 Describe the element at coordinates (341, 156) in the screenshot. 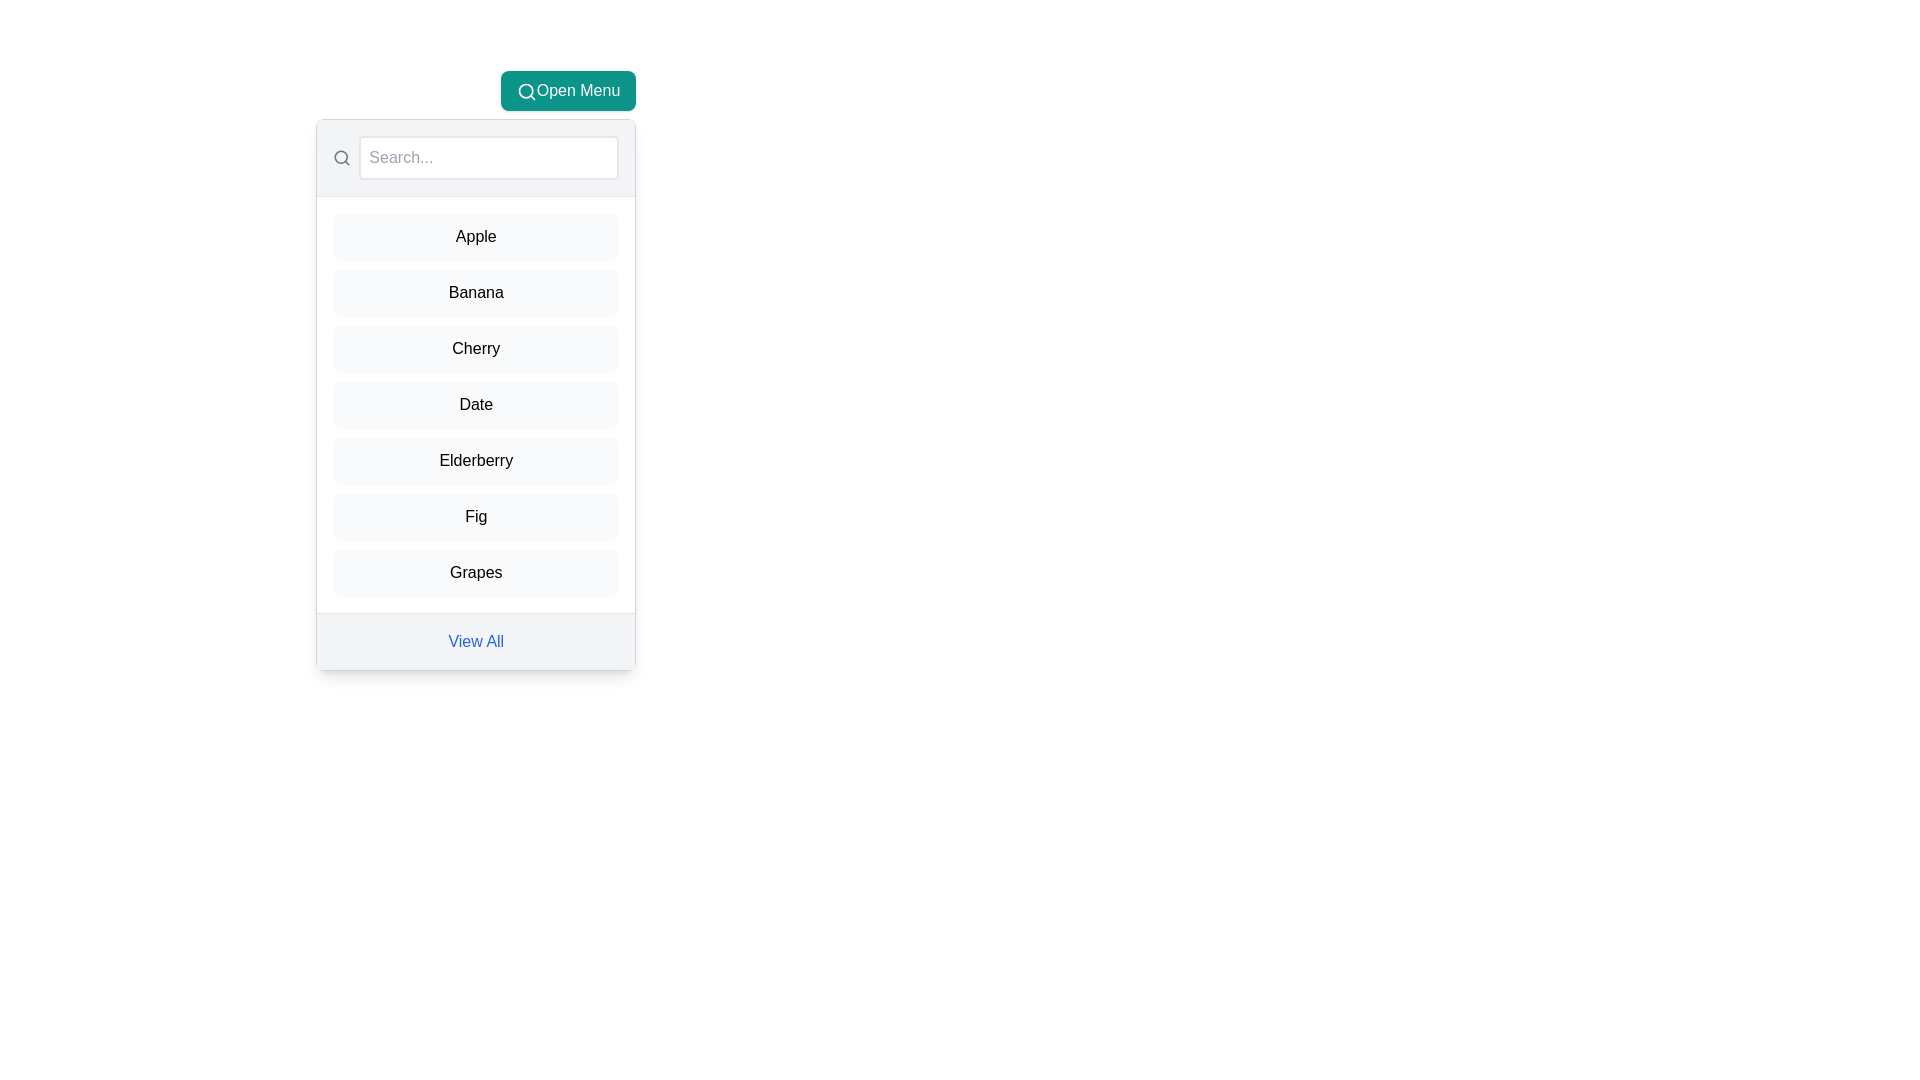

I see `the circular part of the search magnifier icon, which is centered within a 24x24 SVG graphic located above the search input field` at that location.